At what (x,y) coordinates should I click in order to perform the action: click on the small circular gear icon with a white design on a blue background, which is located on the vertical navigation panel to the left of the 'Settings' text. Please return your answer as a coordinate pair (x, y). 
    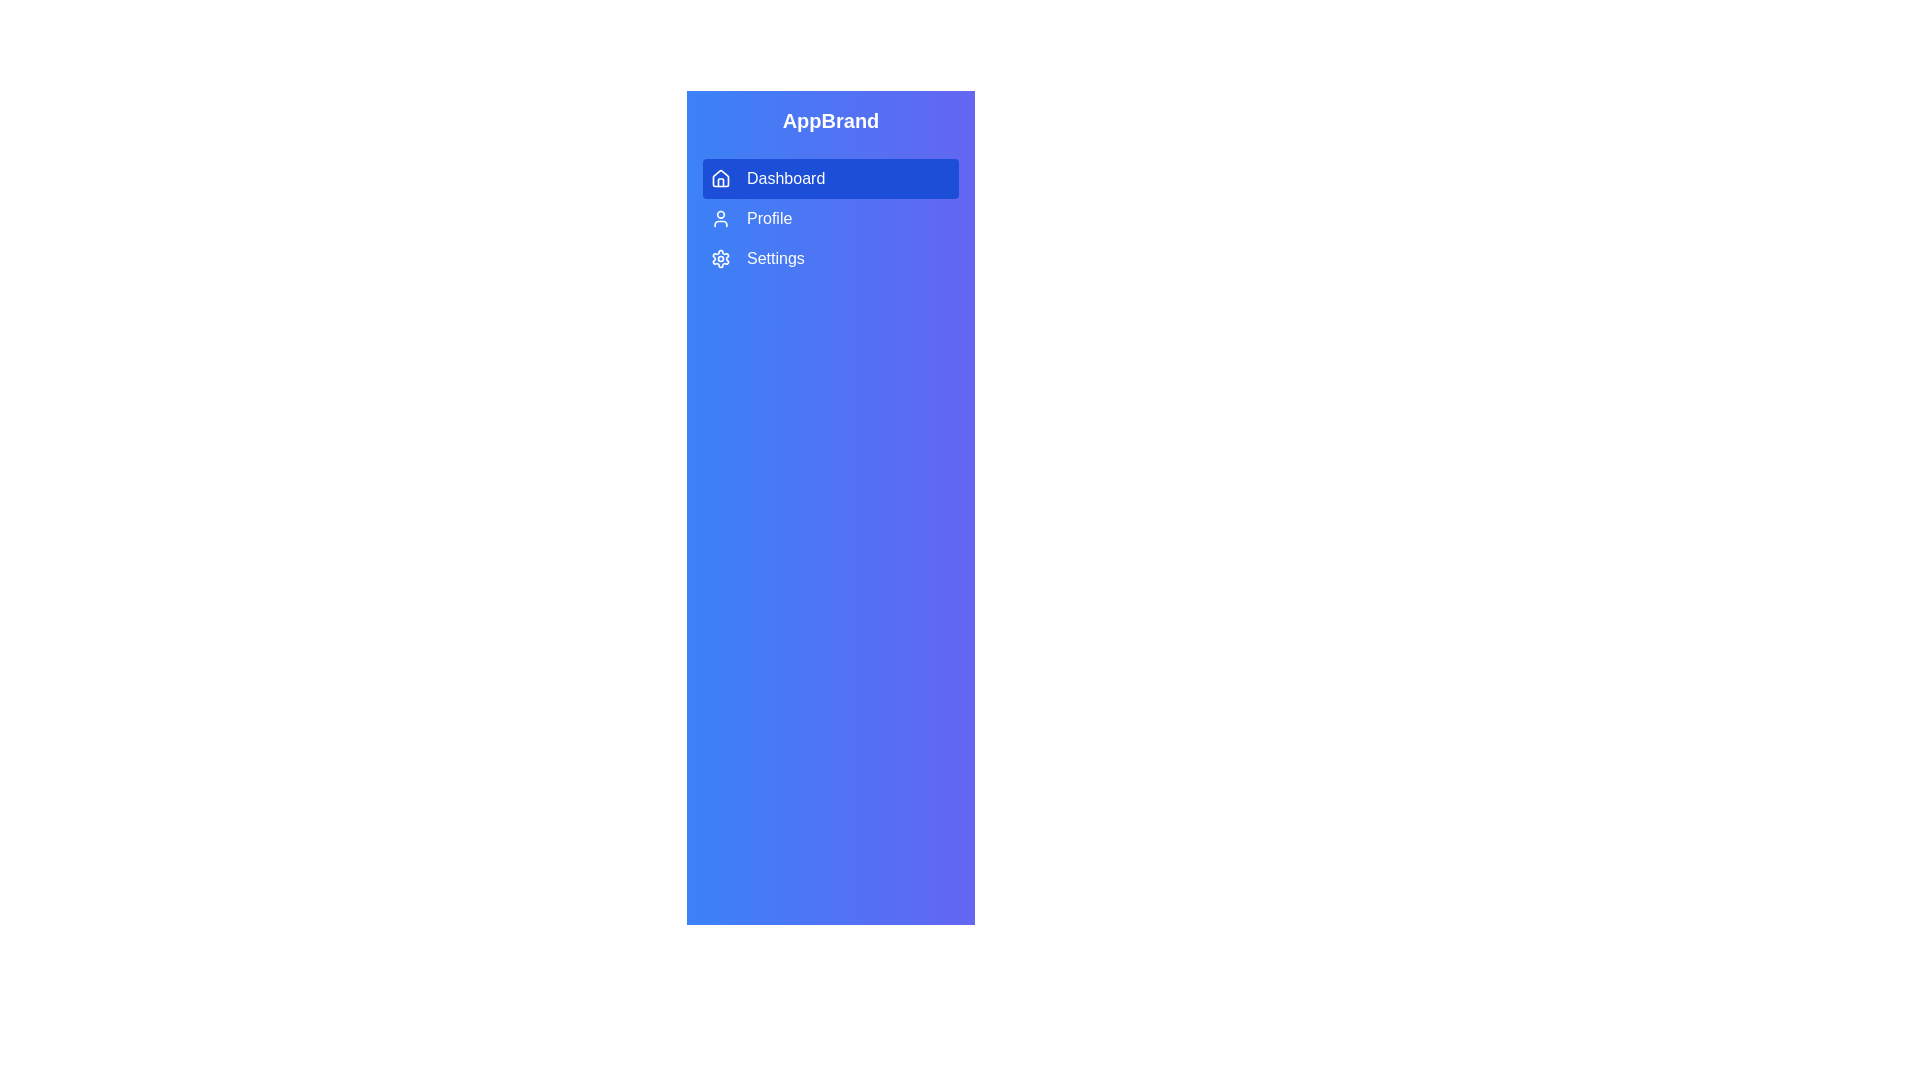
    Looking at the image, I should click on (720, 257).